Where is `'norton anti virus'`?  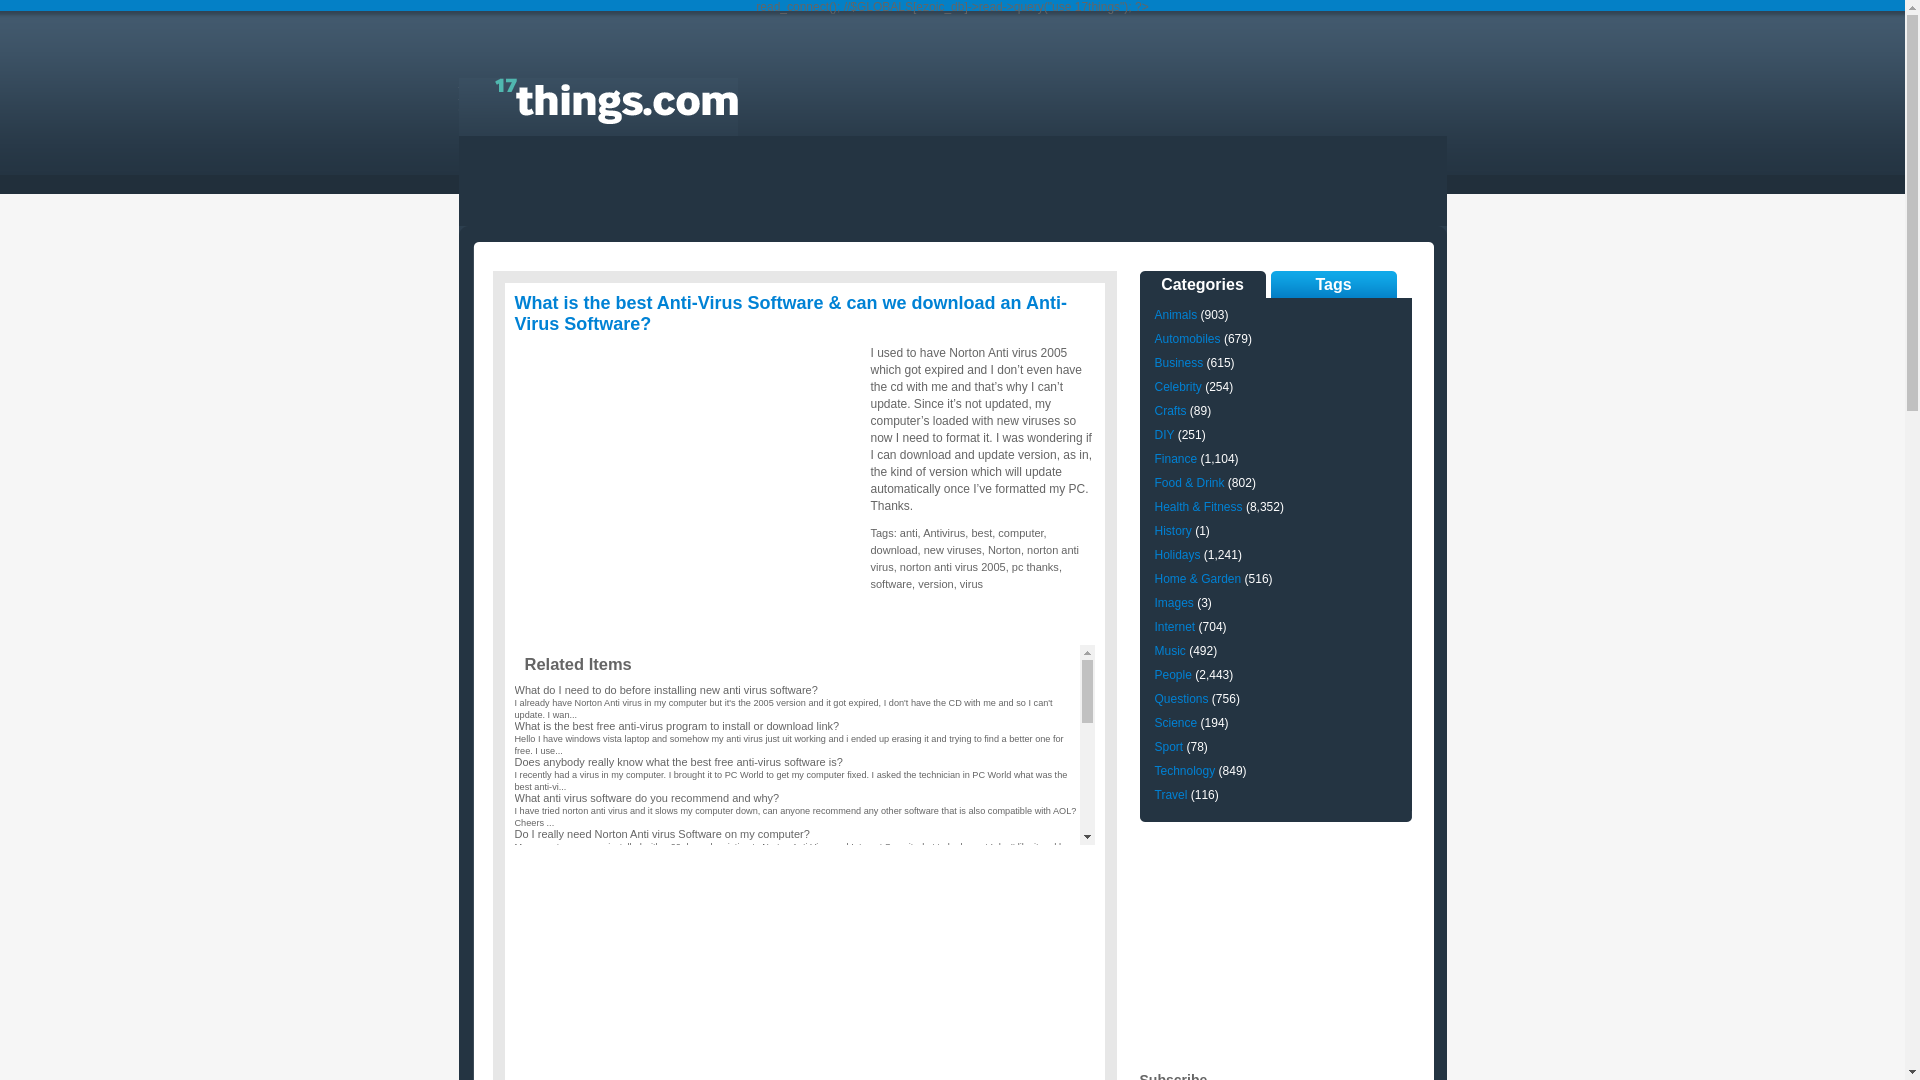 'norton anti virus' is located at coordinates (974, 558).